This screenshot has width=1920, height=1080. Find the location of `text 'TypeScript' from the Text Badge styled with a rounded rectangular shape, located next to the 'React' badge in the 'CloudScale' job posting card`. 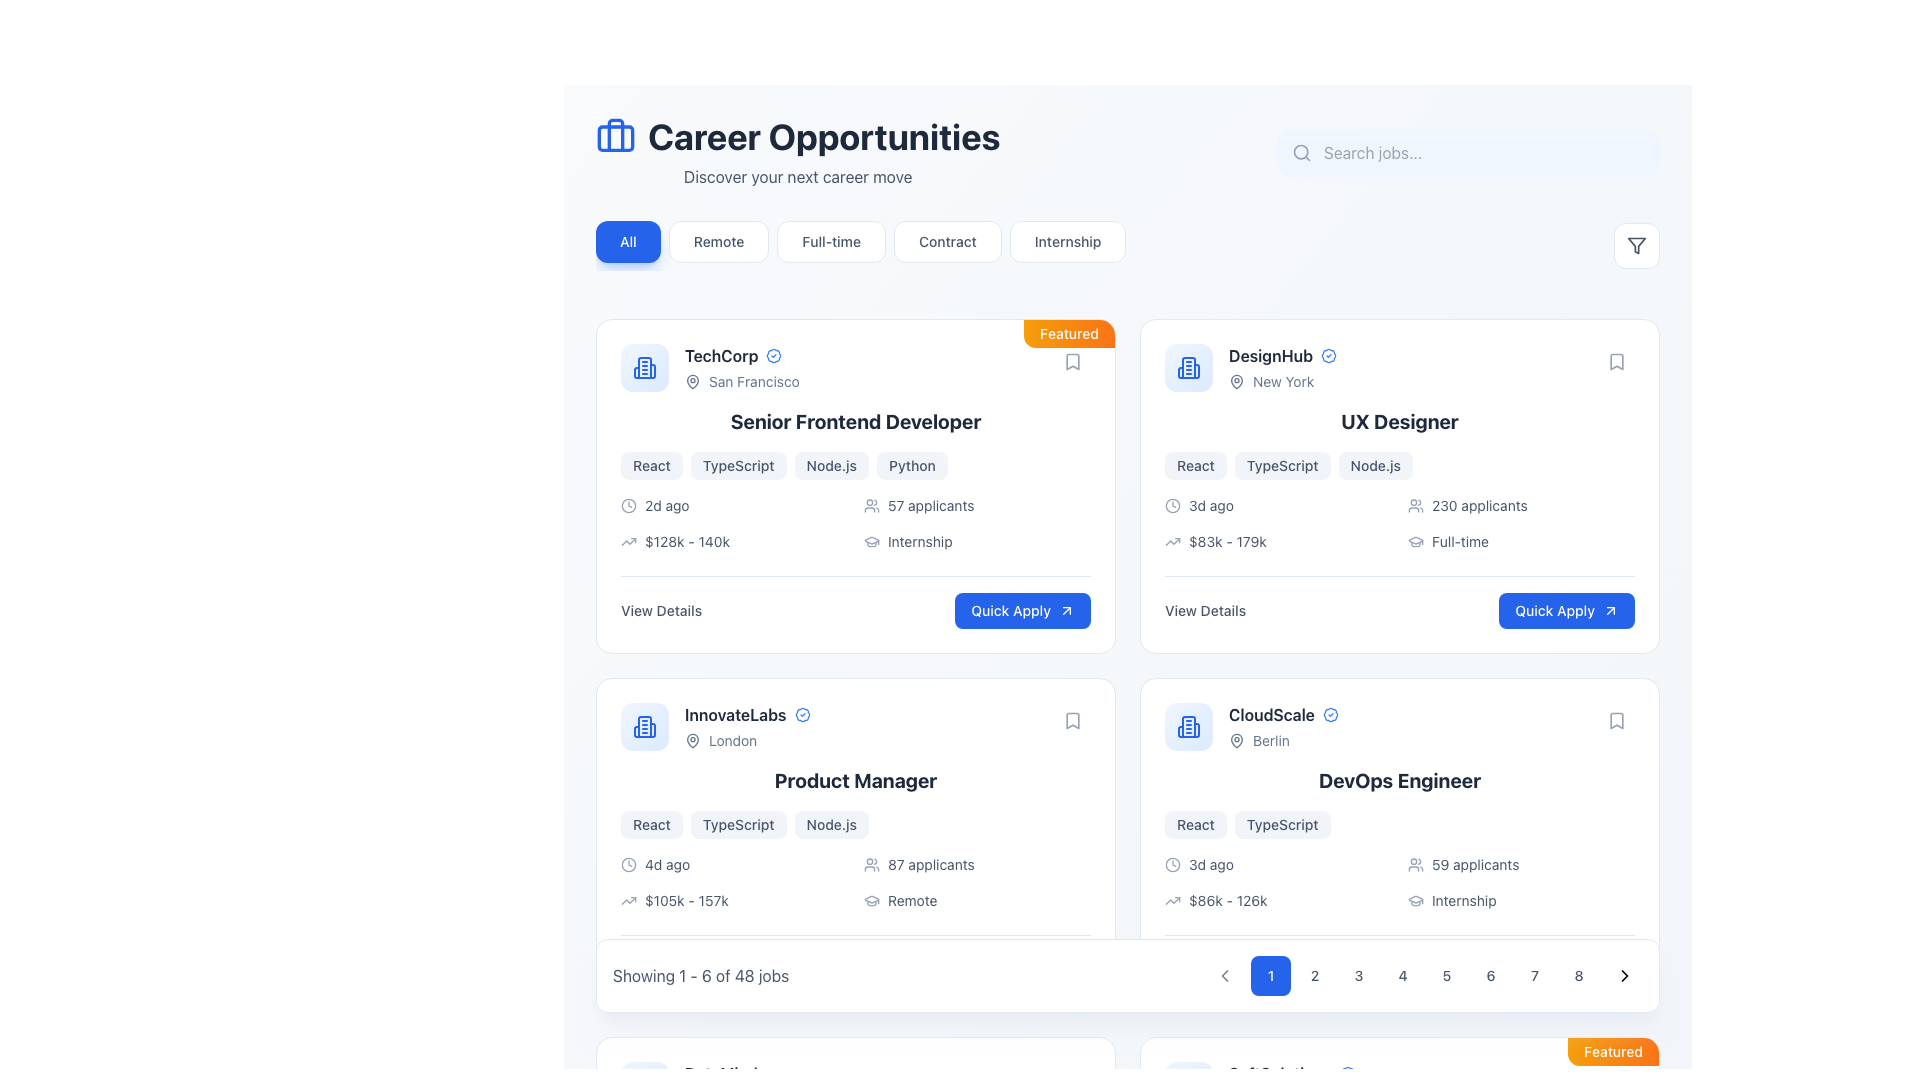

text 'TypeScript' from the Text Badge styled with a rounded rectangular shape, located next to the 'React' badge in the 'CloudScale' job posting card is located at coordinates (1282, 825).